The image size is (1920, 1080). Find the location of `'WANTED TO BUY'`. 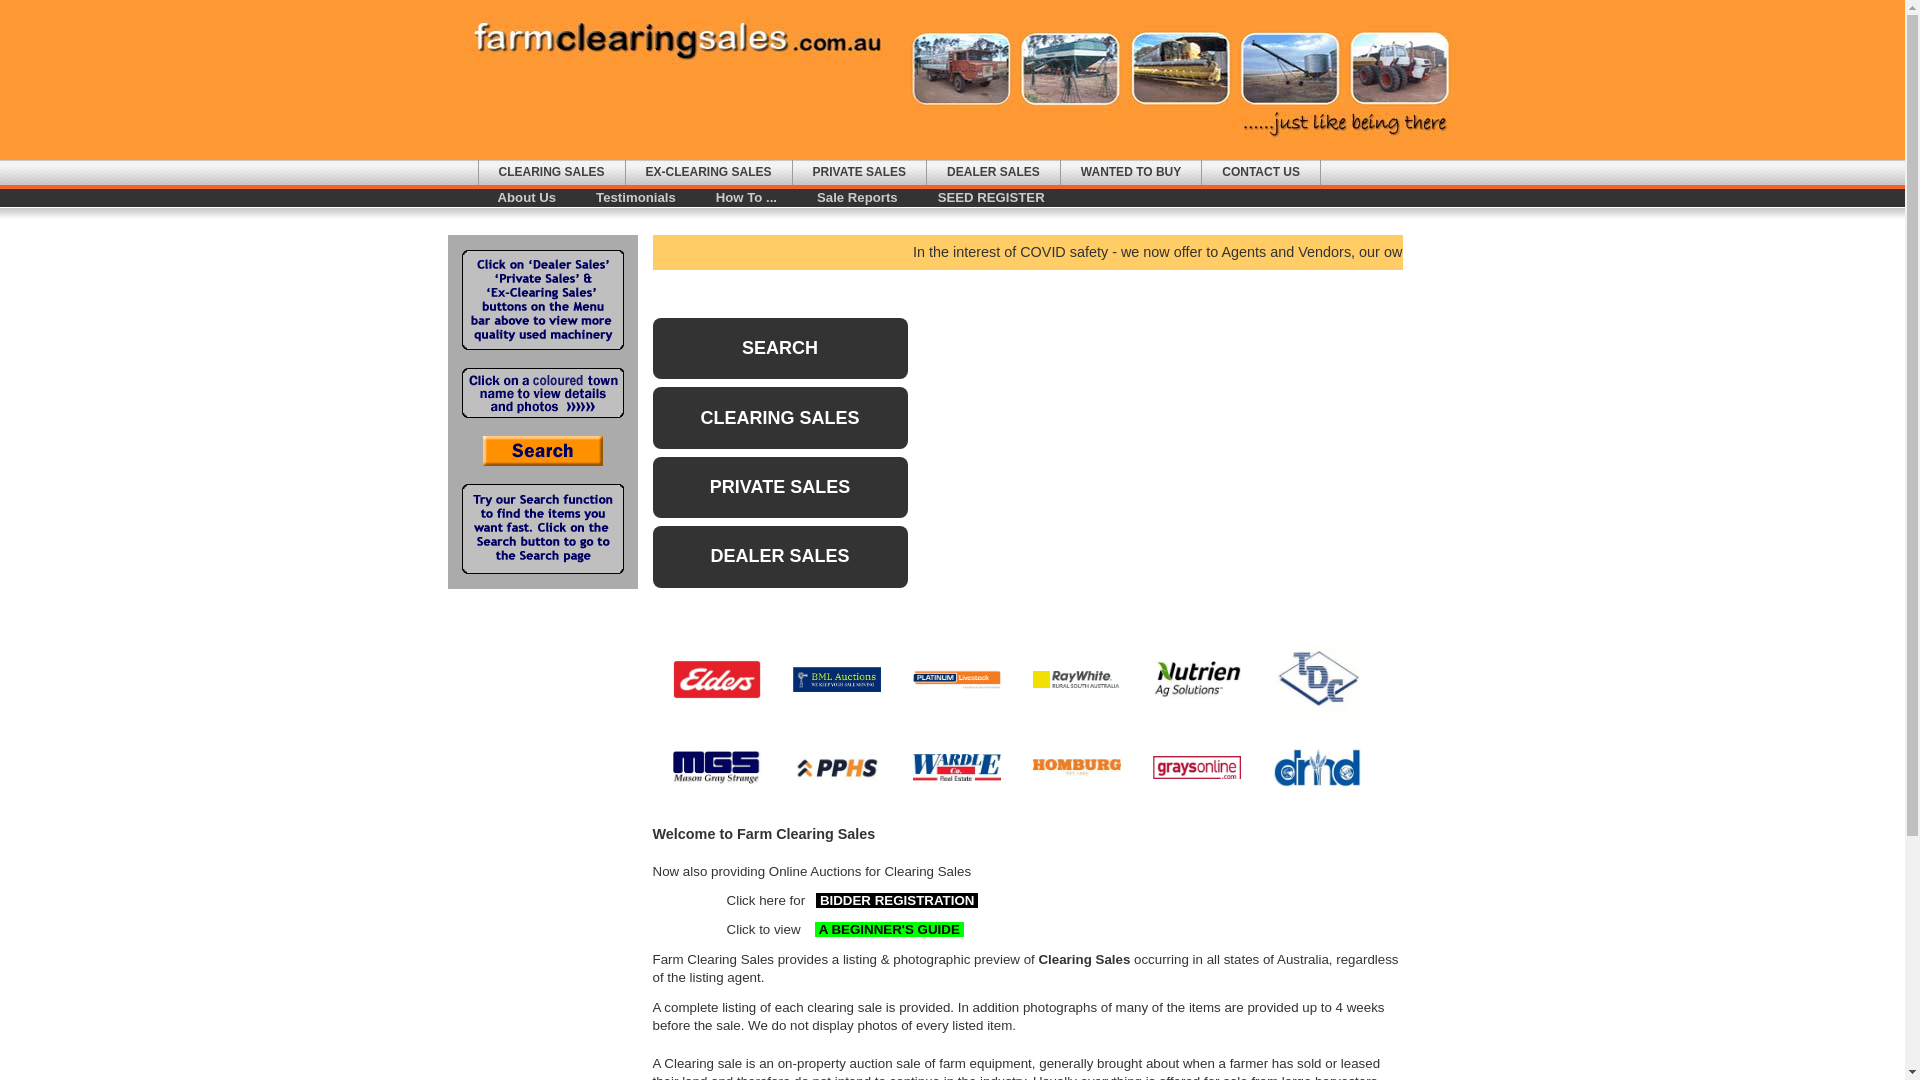

'WANTED TO BUY' is located at coordinates (1131, 171).